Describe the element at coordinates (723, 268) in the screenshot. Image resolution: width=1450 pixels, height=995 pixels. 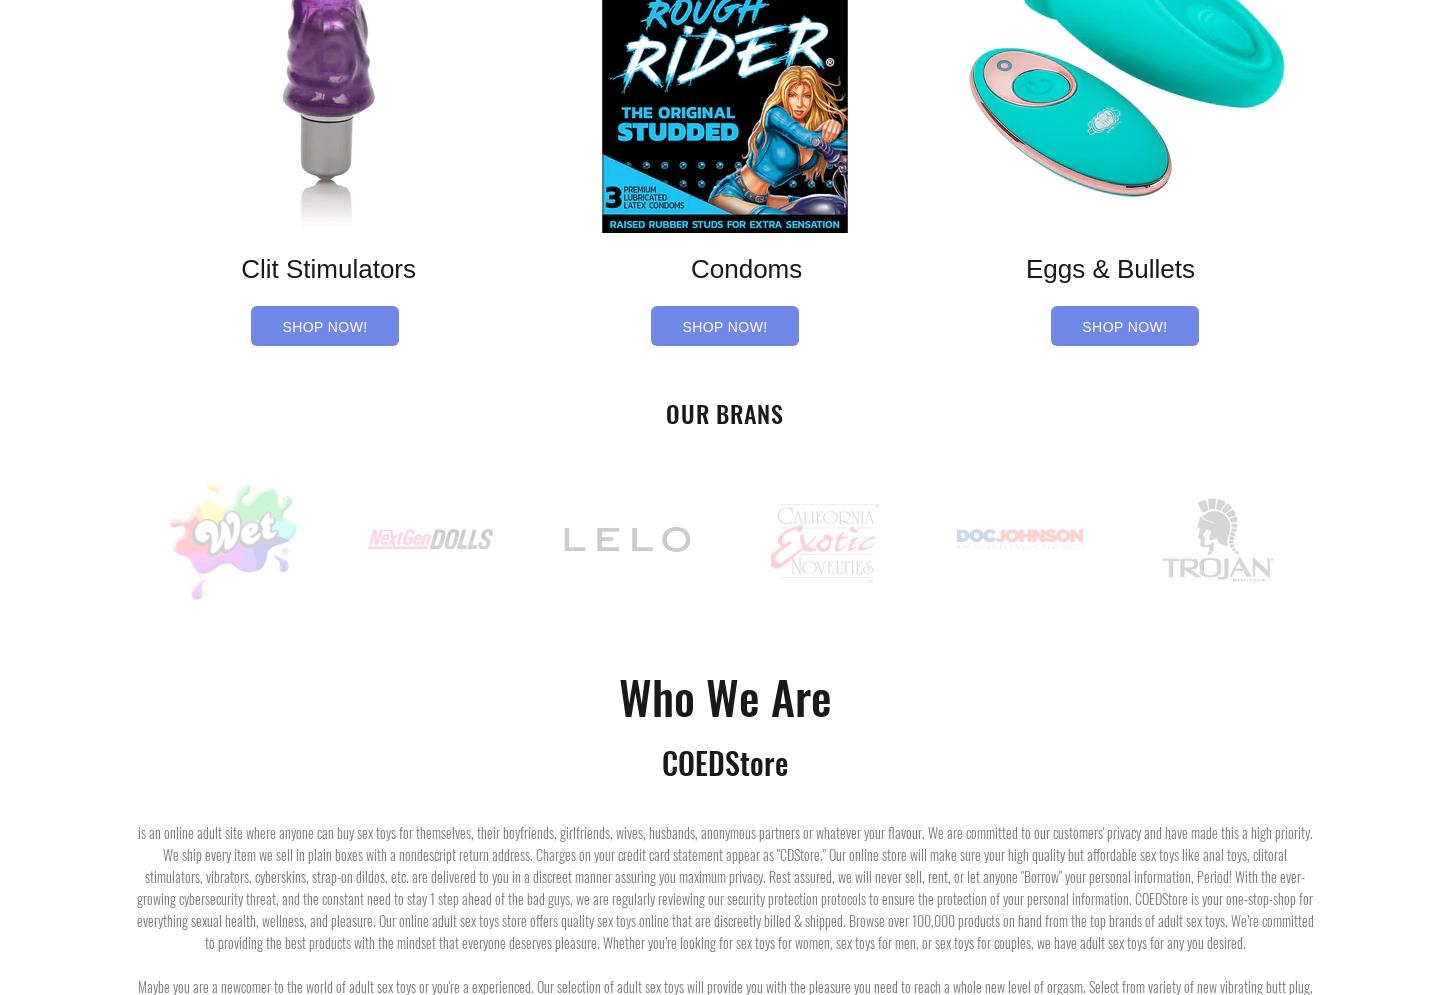
I see `'Condoms'` at that location.